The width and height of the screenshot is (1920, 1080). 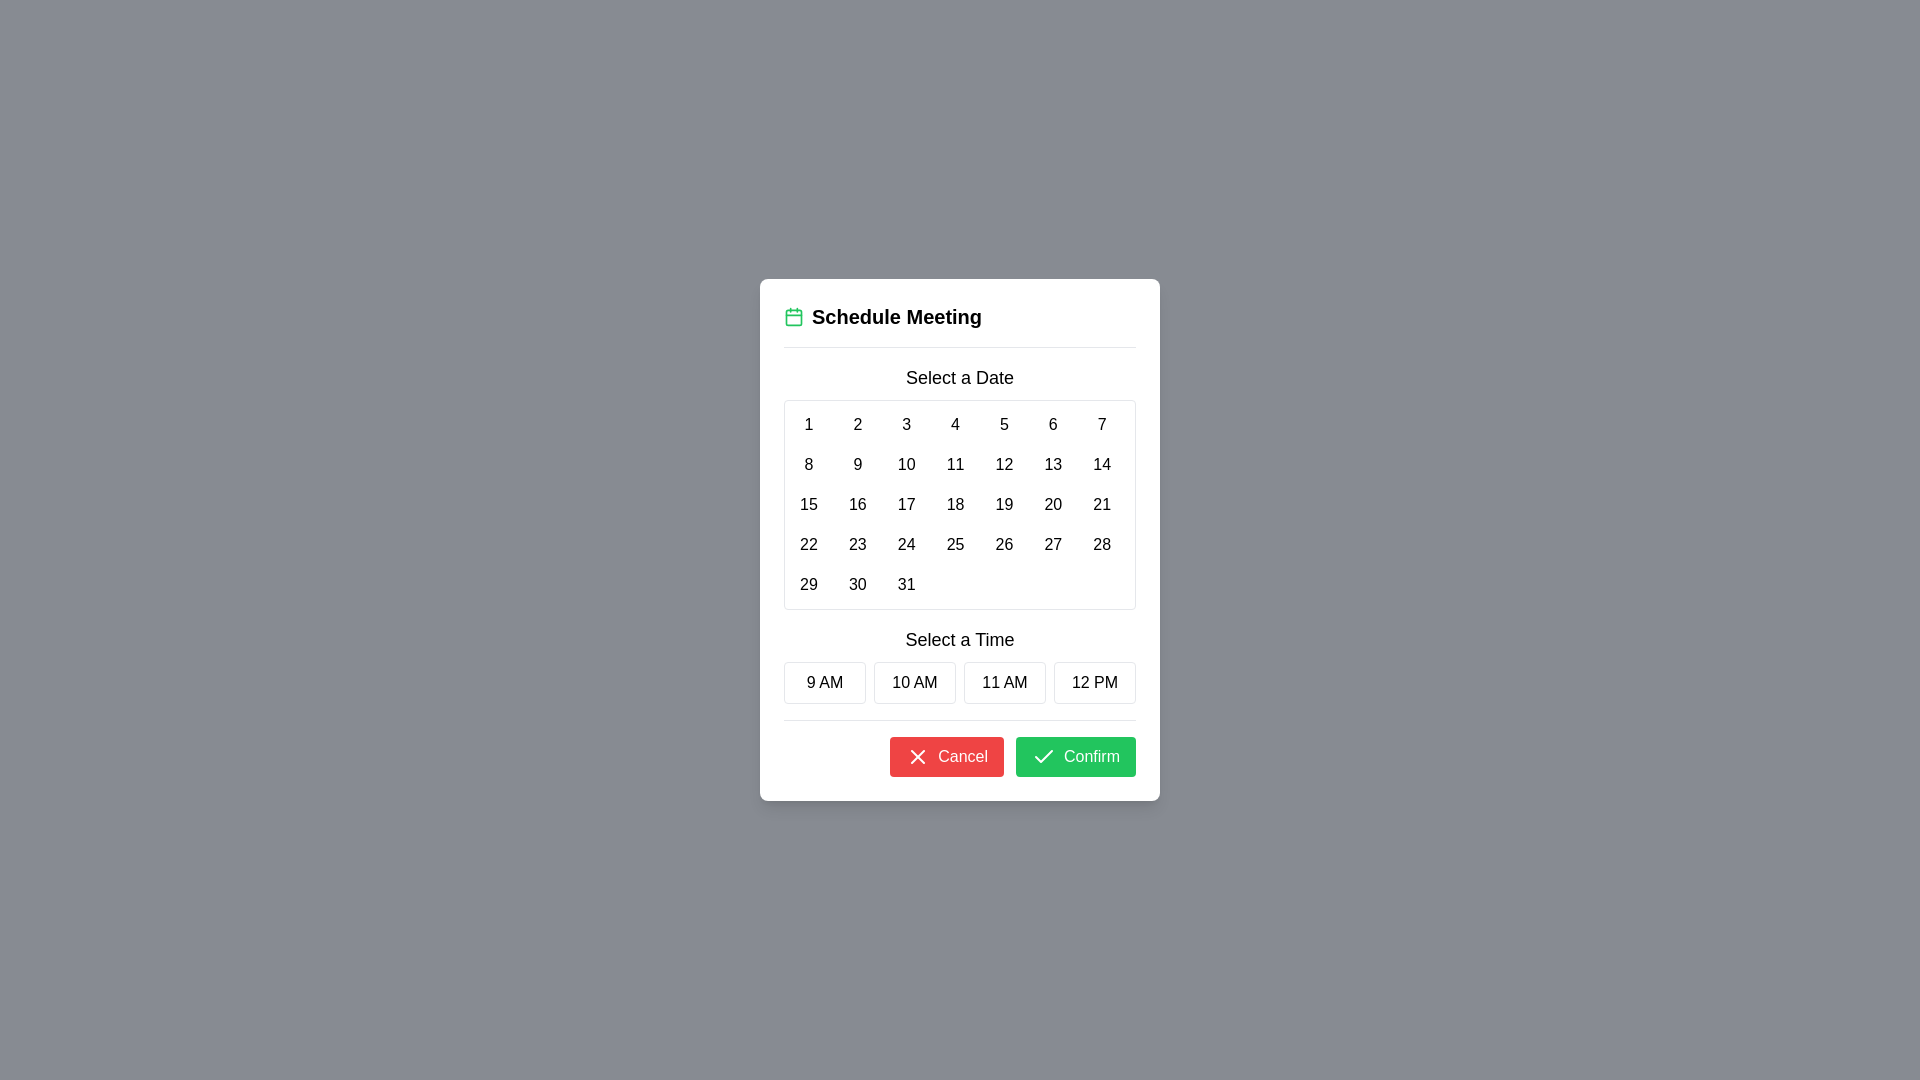 What do you see at coordinates (960, 378) in the screenshot?
I see `the text label that serves as a title for the calendar grid, indicating the purpose of date selection` at bounding box center [960, 378].